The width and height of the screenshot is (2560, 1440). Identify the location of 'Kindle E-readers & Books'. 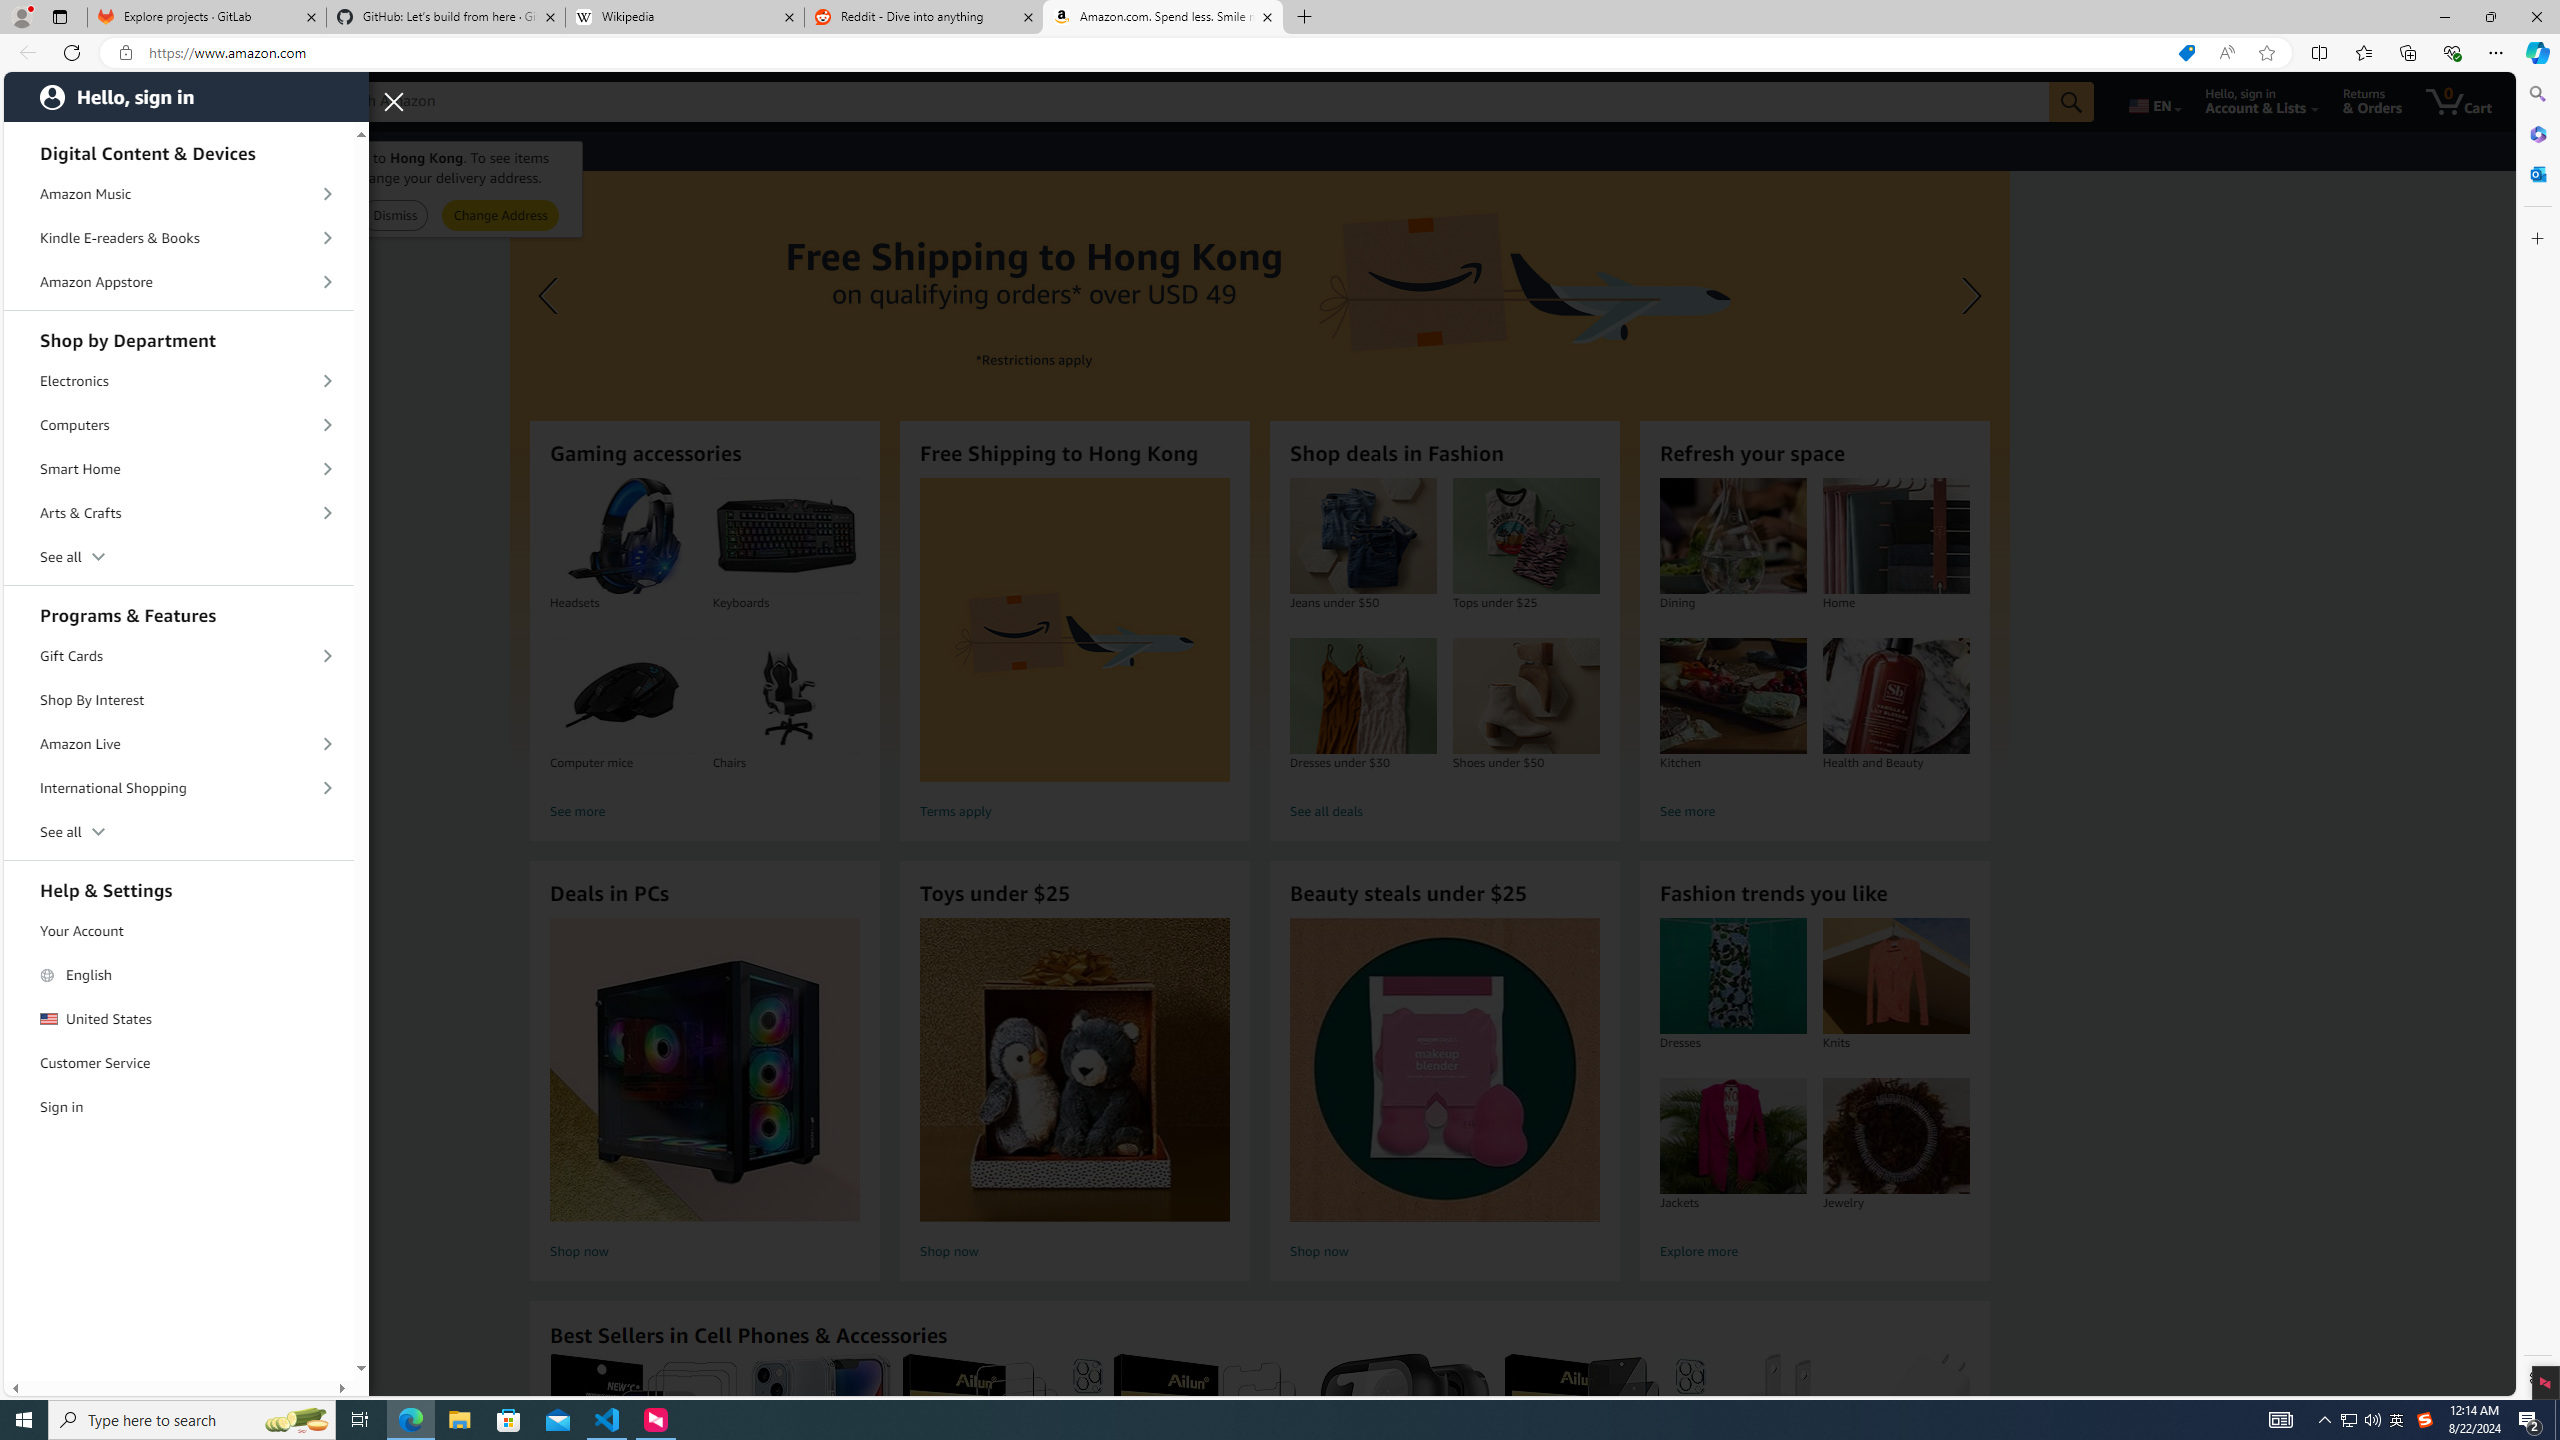
(179, 237).